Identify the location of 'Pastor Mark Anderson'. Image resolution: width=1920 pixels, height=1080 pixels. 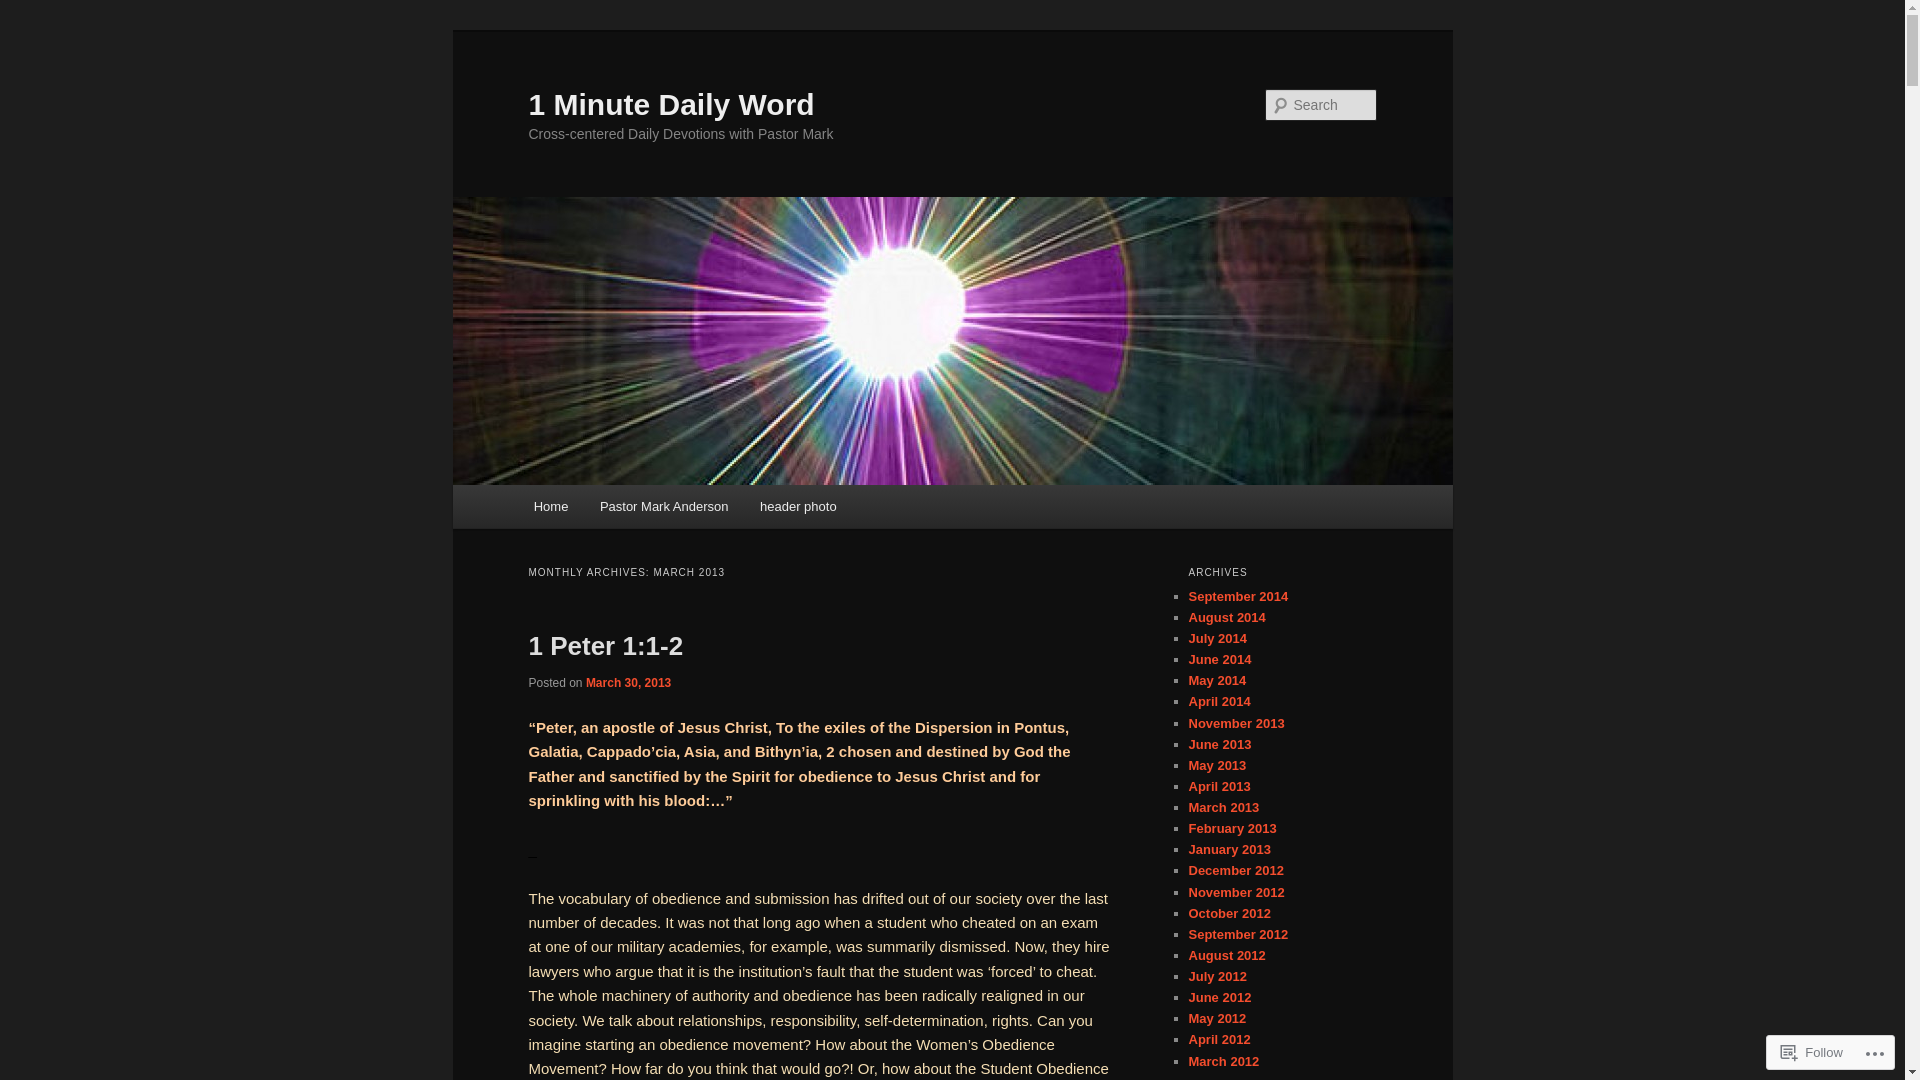
(663, 505).